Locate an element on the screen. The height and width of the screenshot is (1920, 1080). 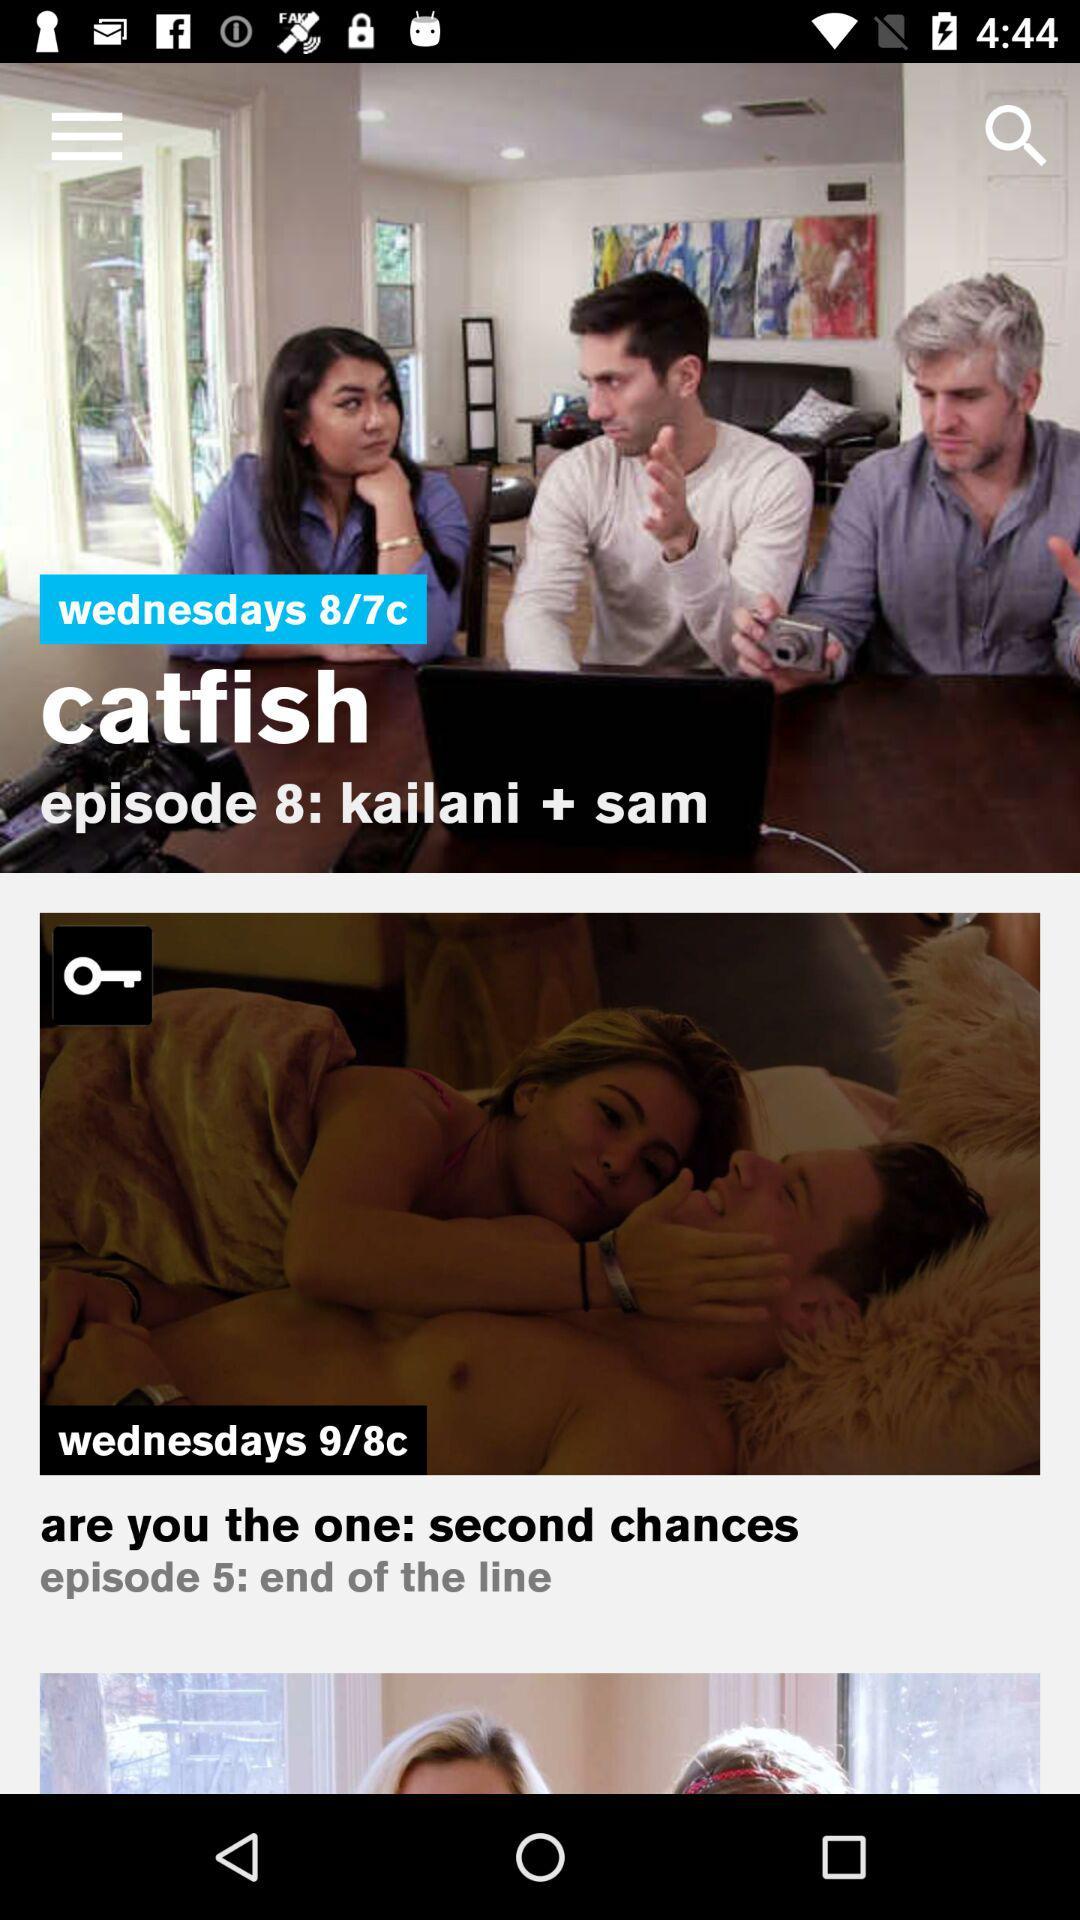
the top left icon of the second image is located at coordinates (103, 975).